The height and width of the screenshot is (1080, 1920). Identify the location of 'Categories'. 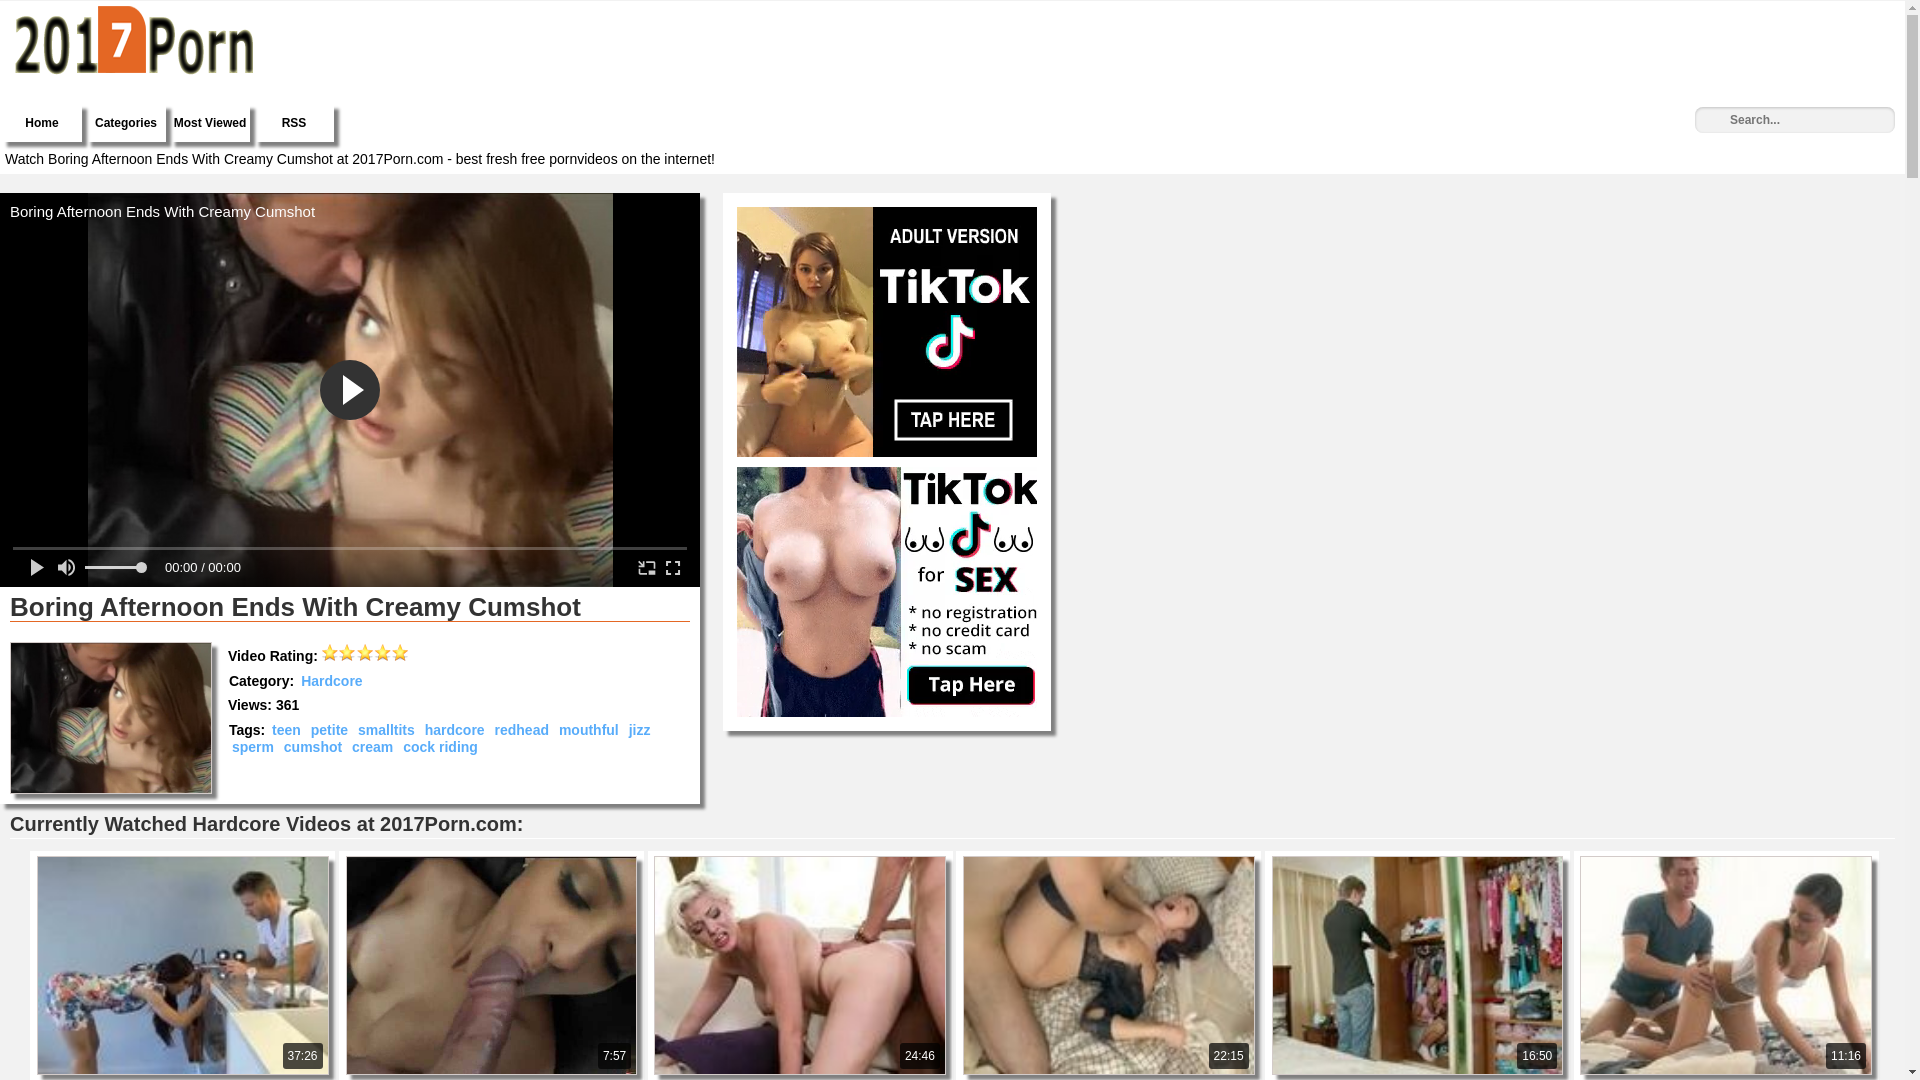
(124, 123).